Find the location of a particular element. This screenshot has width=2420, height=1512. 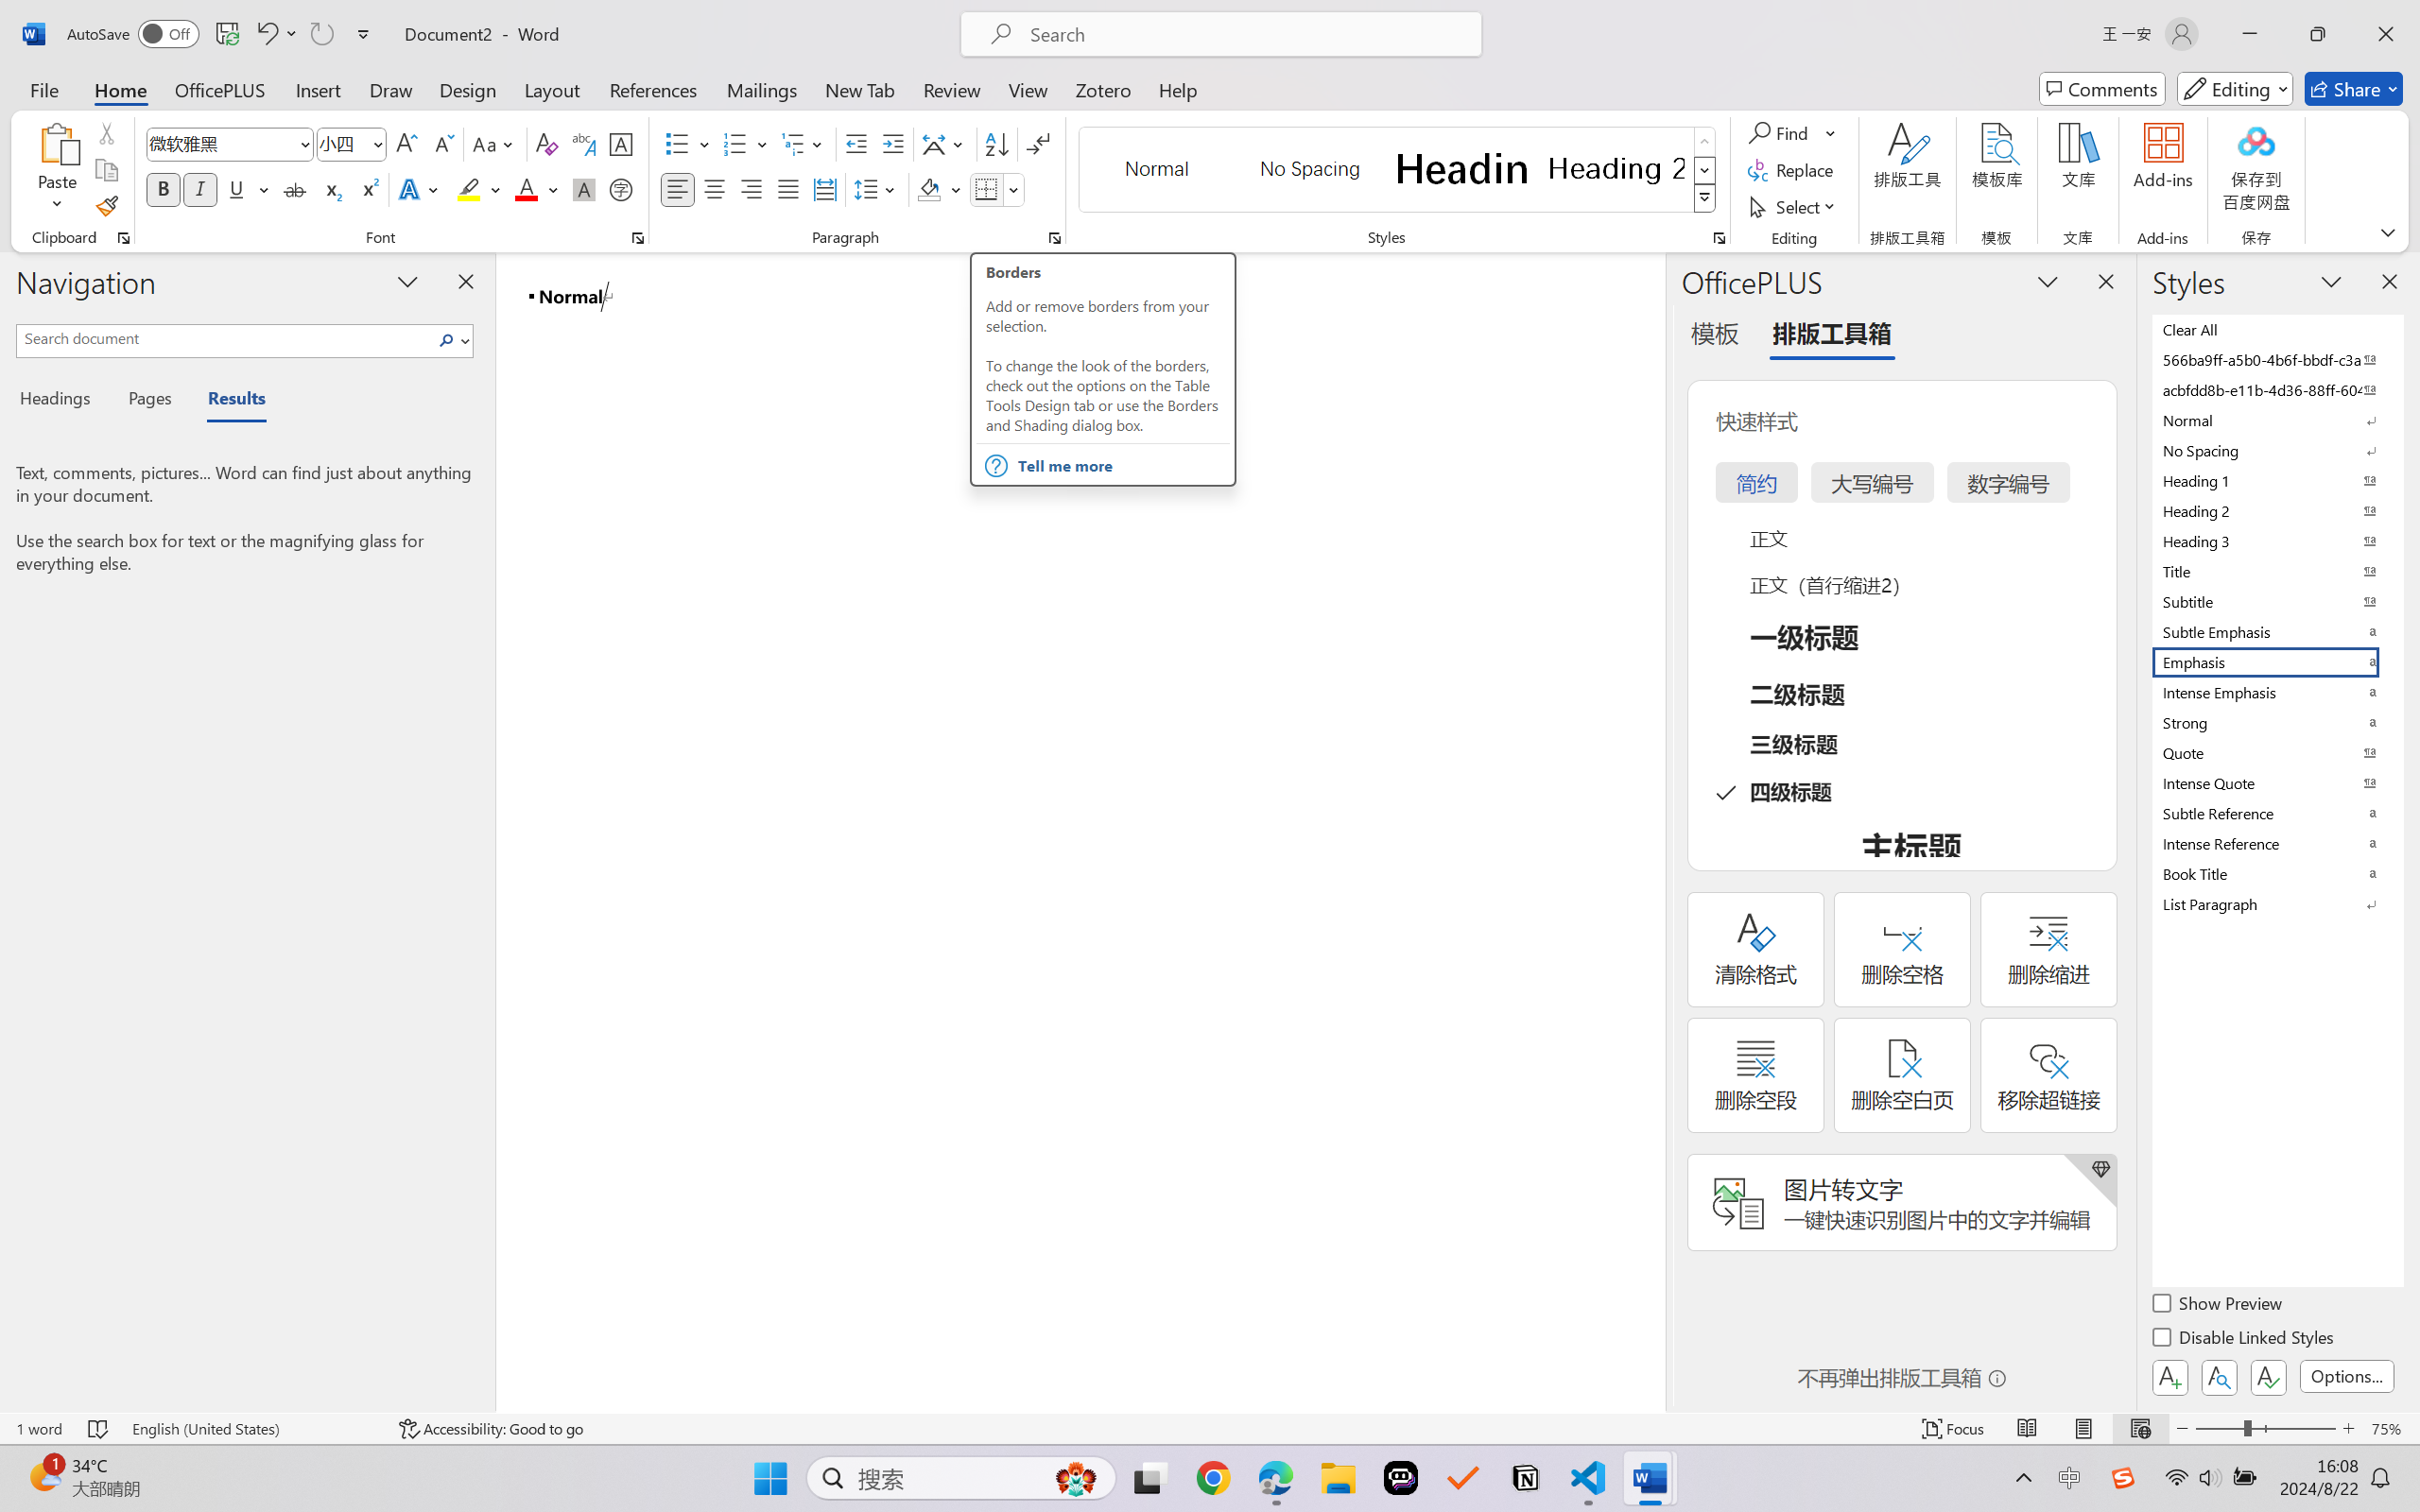

'Headings' is located at coordinates (61, 401).